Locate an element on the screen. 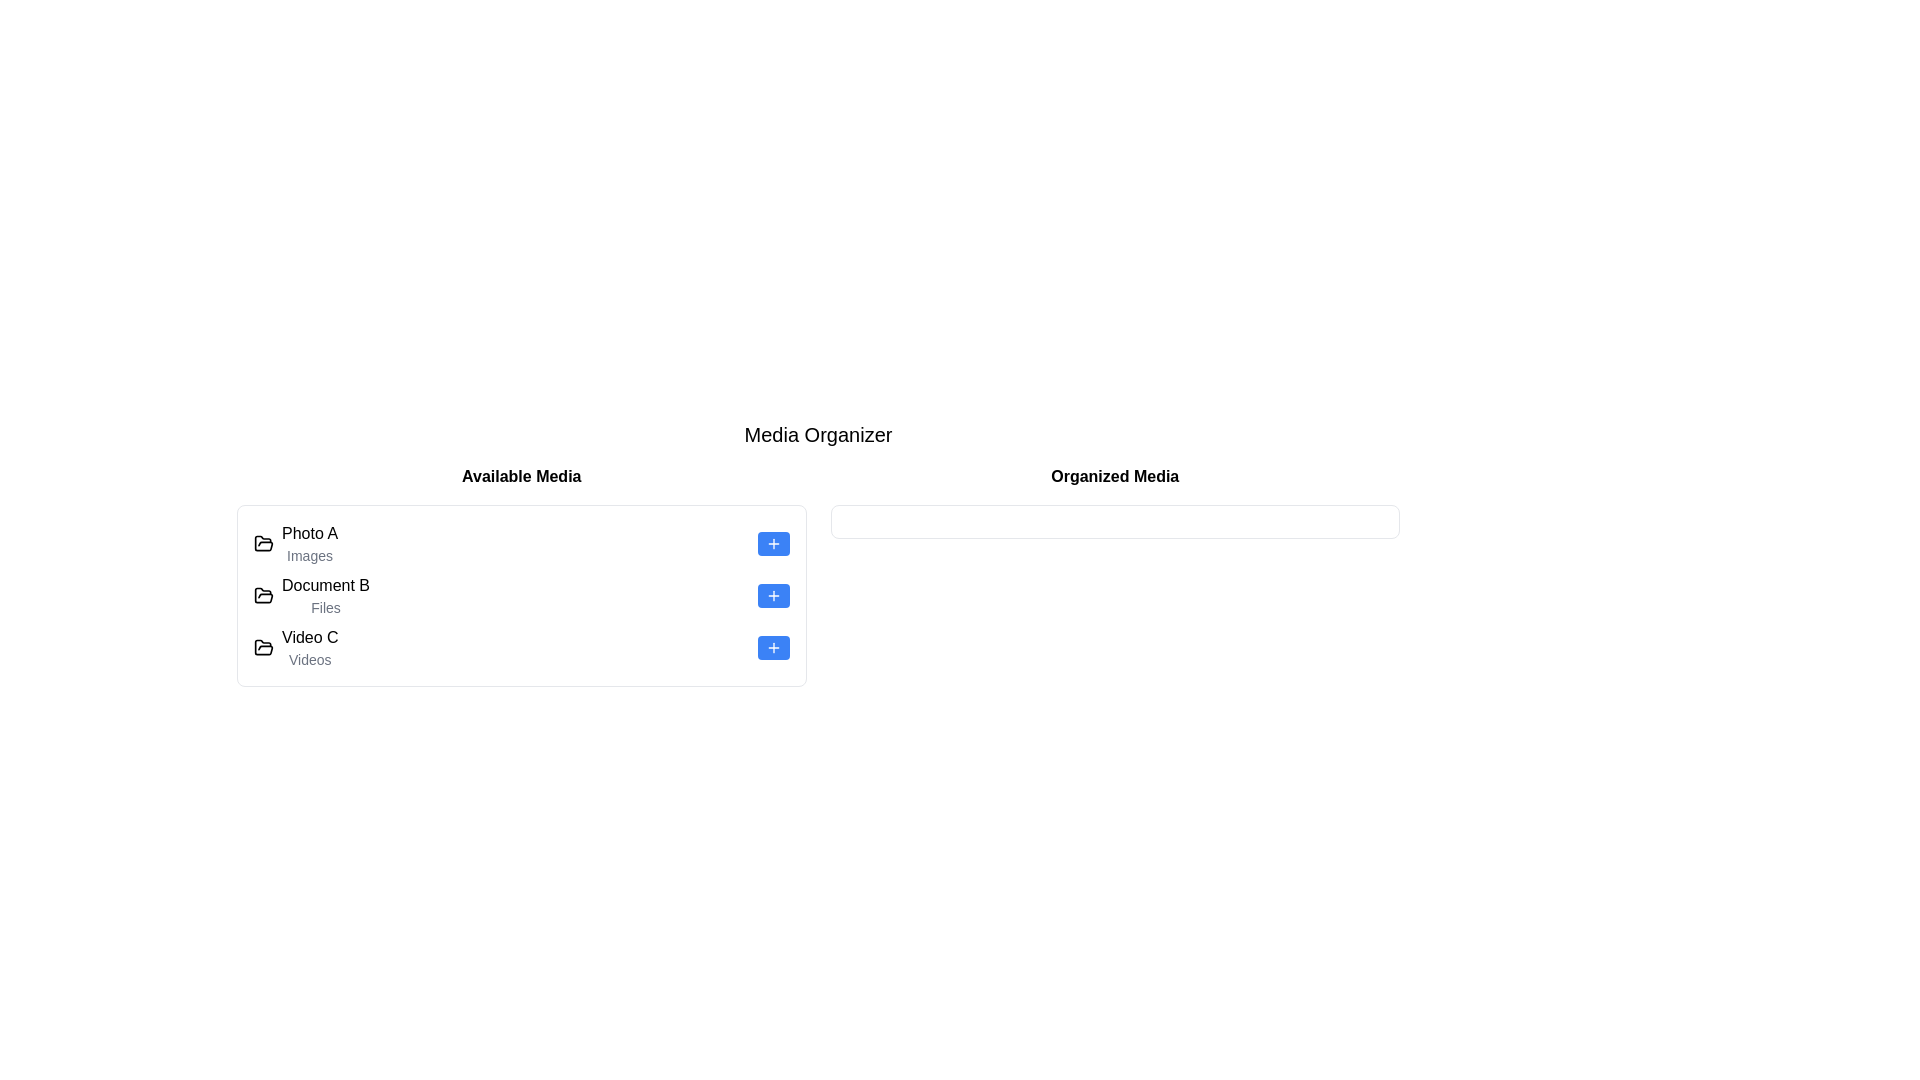 Image resolution: width=1920 pixels, height=1080 pixels. the open folder icon located to the left of the text 'Photo A' in the 'Available Media' section is located at coordinates (263, 543).